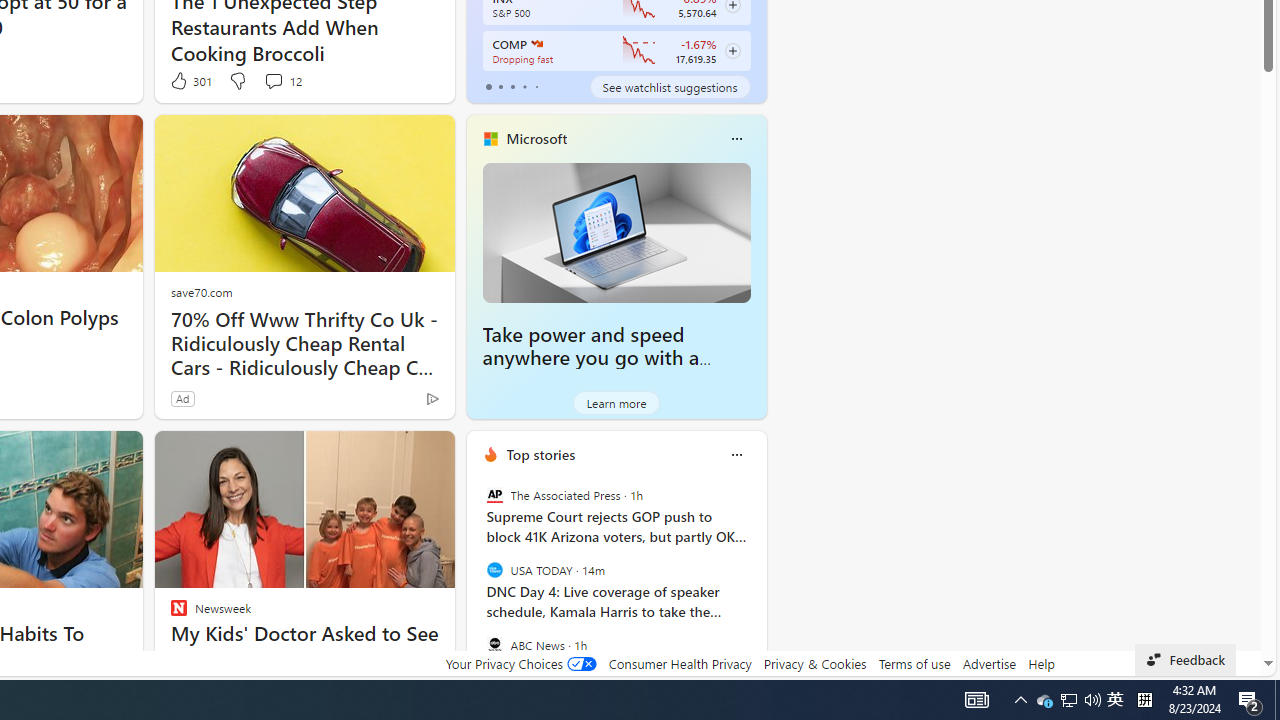  I want to click on 'Class: follow-button  m', so click(731, 50).